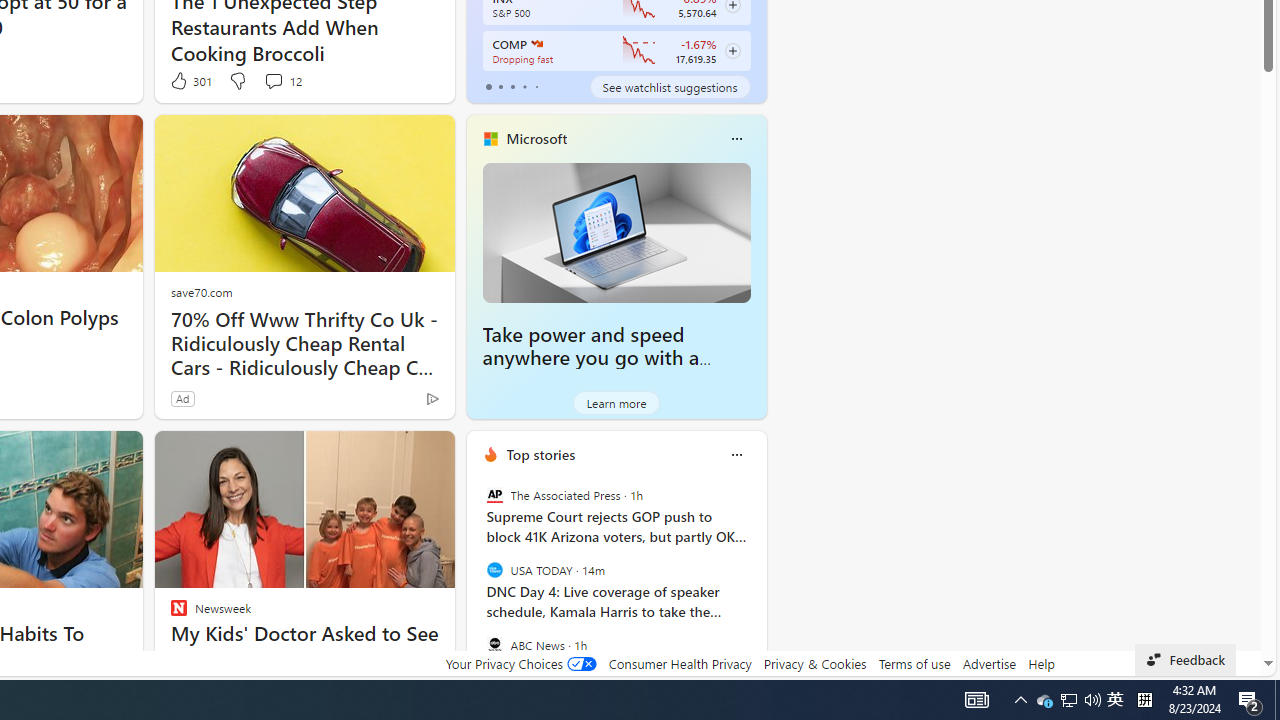  I want to click on 'Class: follow-button  m', so click(731, 50).